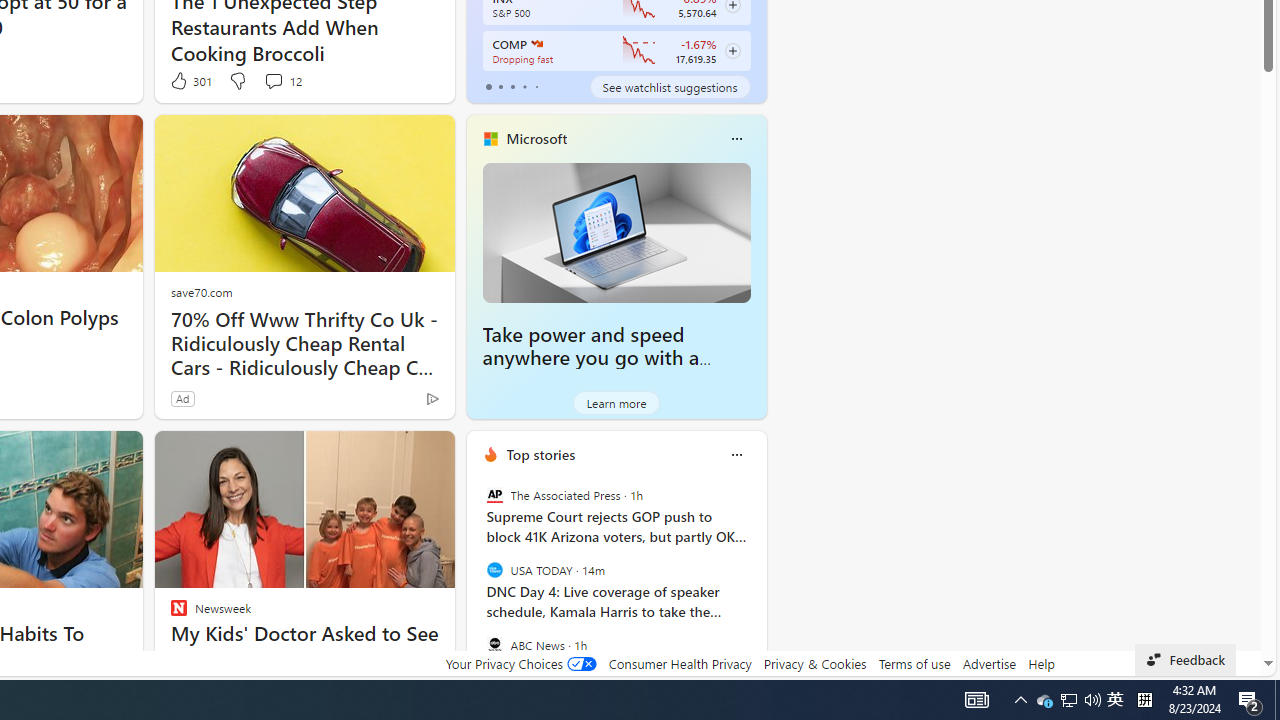  I want to click on 'Class: follow-button  m', so click(731, 50).